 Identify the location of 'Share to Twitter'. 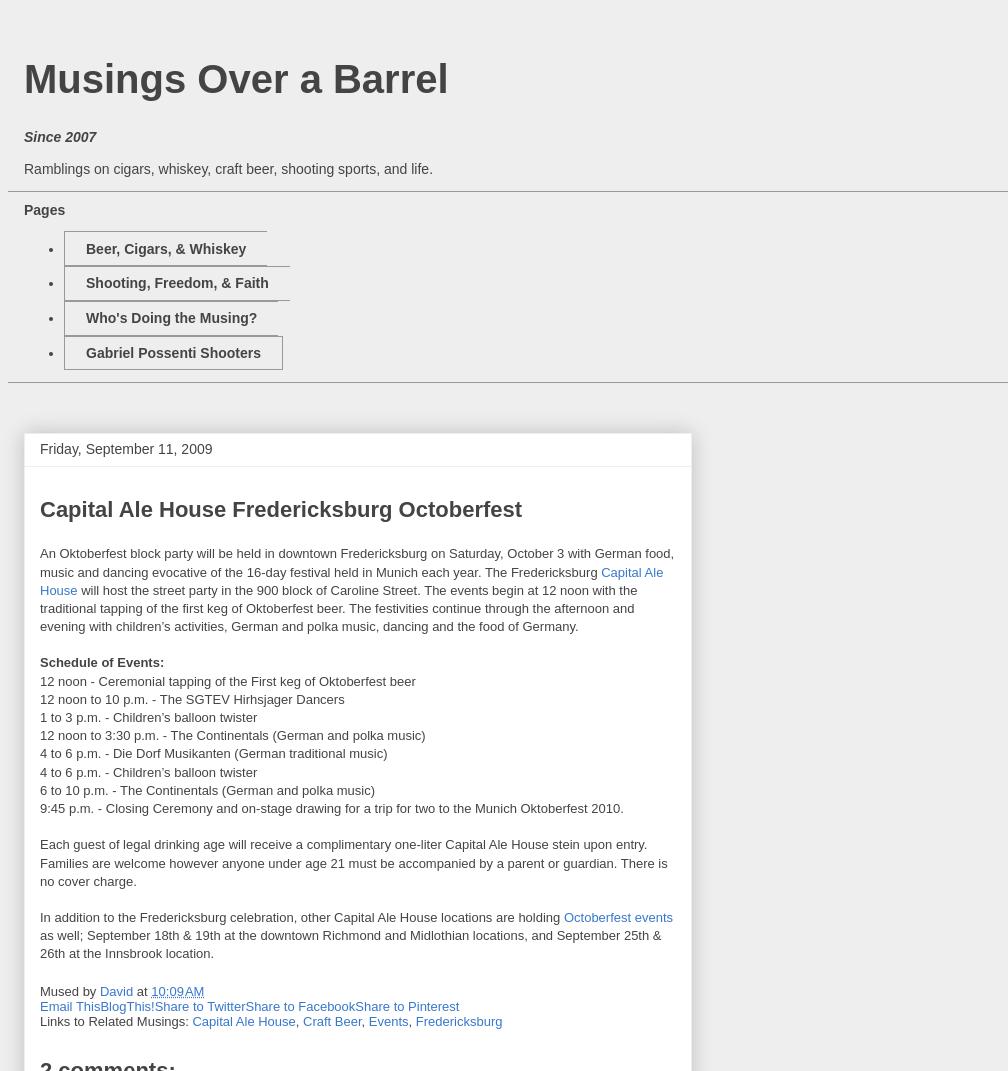
(199, 1006).